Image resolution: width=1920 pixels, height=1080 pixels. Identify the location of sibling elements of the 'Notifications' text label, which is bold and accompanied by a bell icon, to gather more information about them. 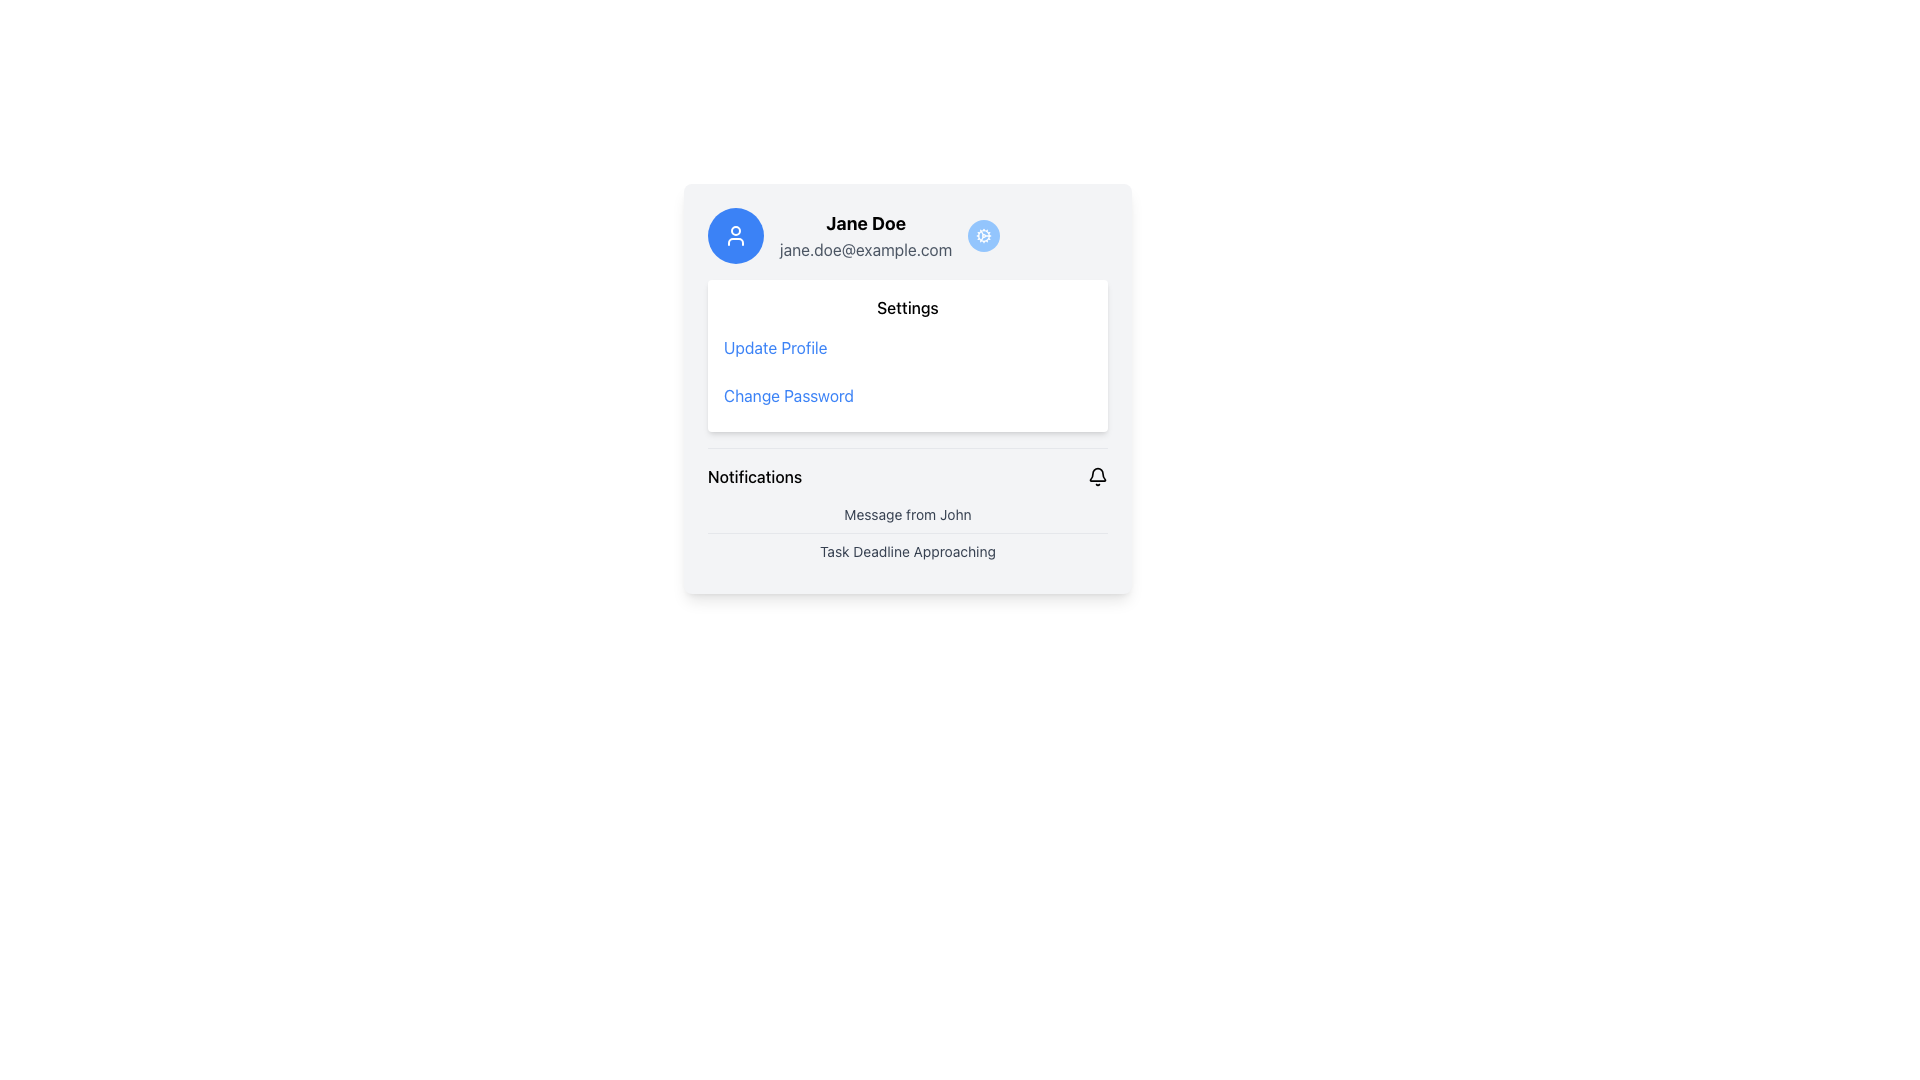
(906, 477).